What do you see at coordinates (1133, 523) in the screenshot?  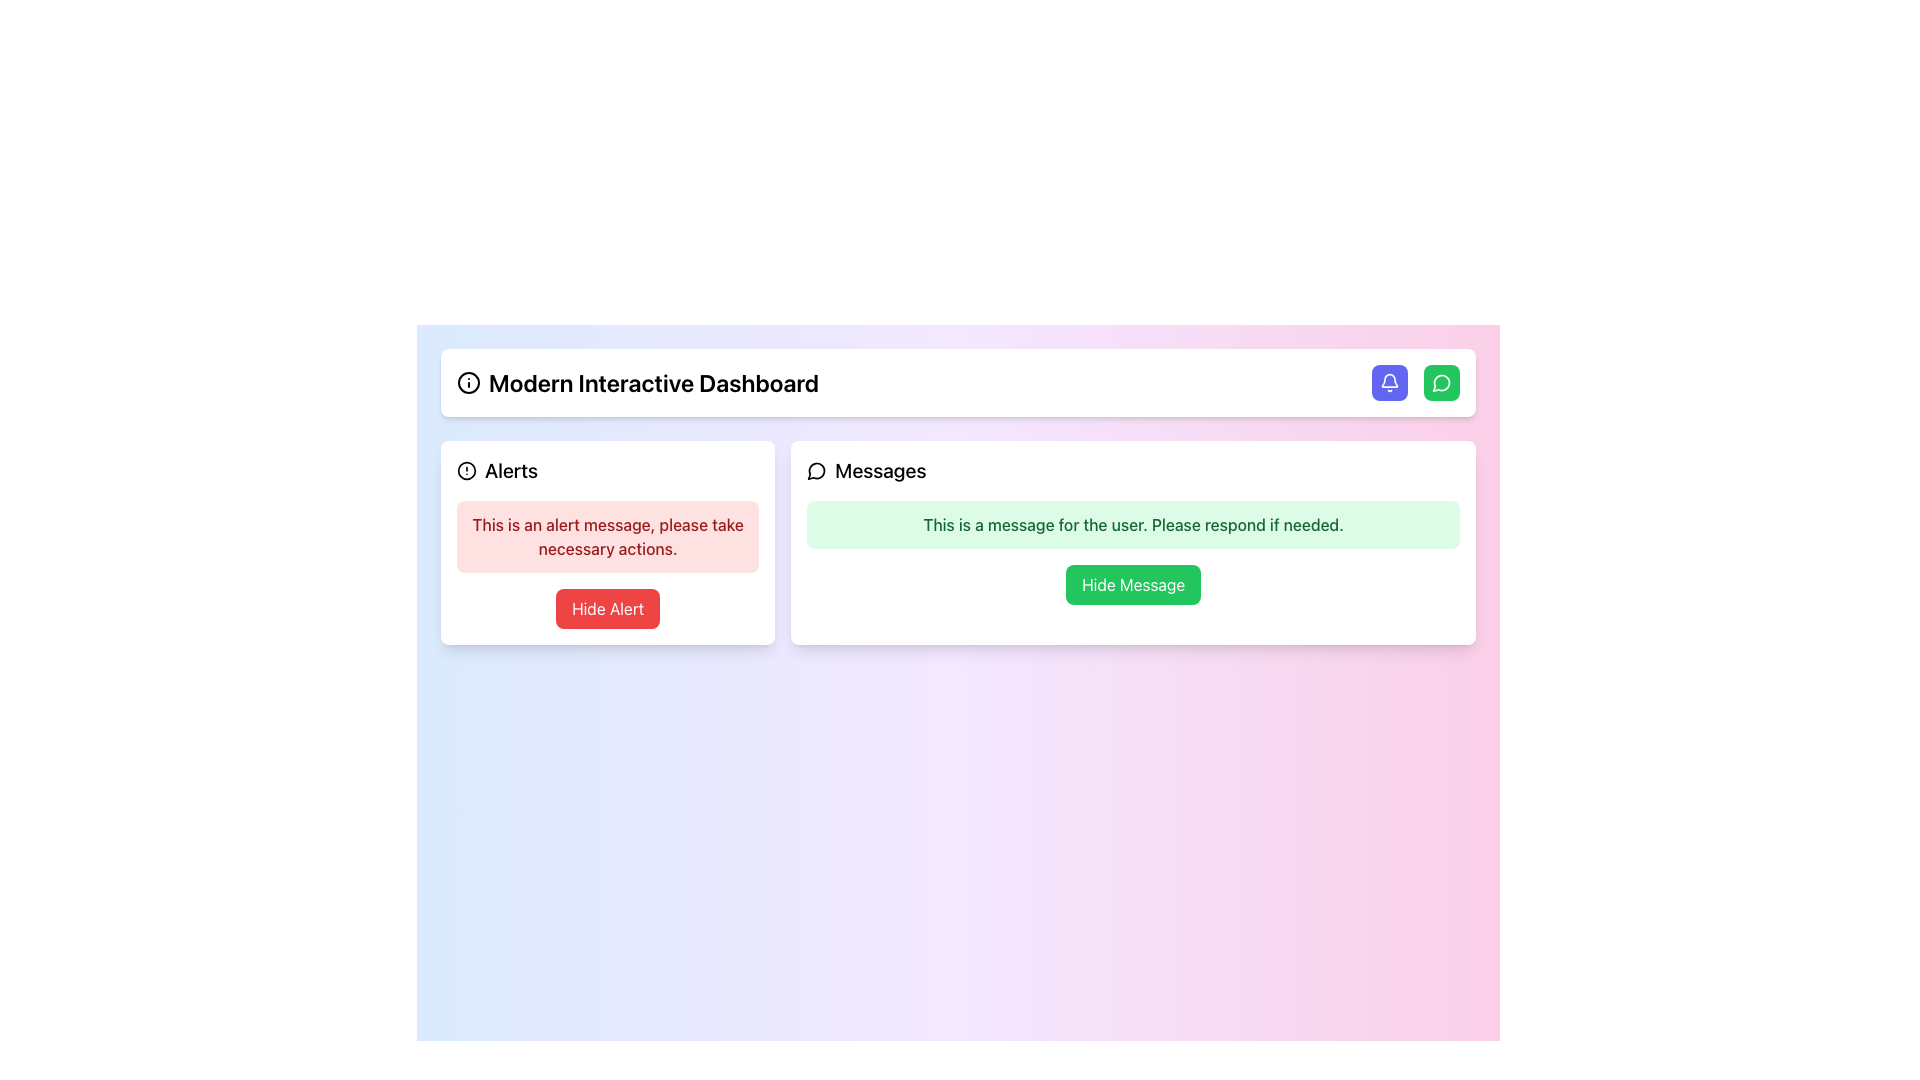 I see `the Informational Notification Banner with a light green background and the message 'This is a message for the user. Please respond if needed.'` at bounding box center [1133, 523].